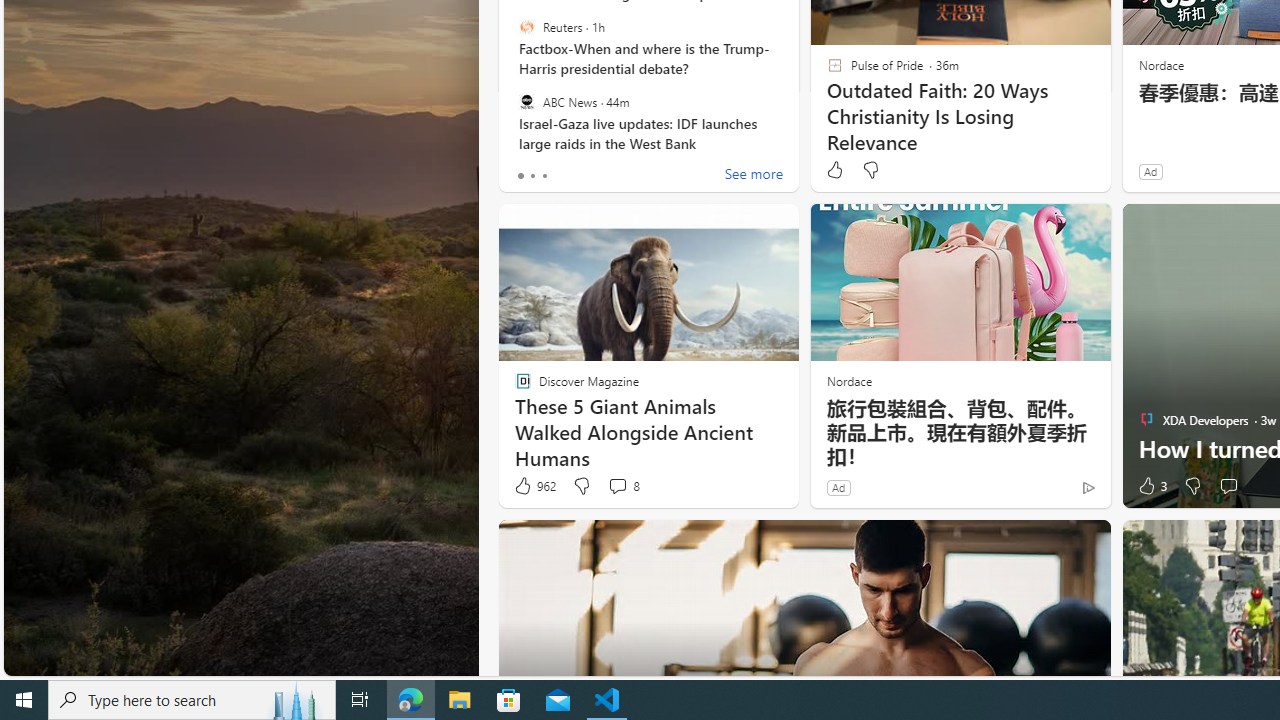 This screenshot has width=1280, height=720. I want to click on 'See more', so click(752, 175).